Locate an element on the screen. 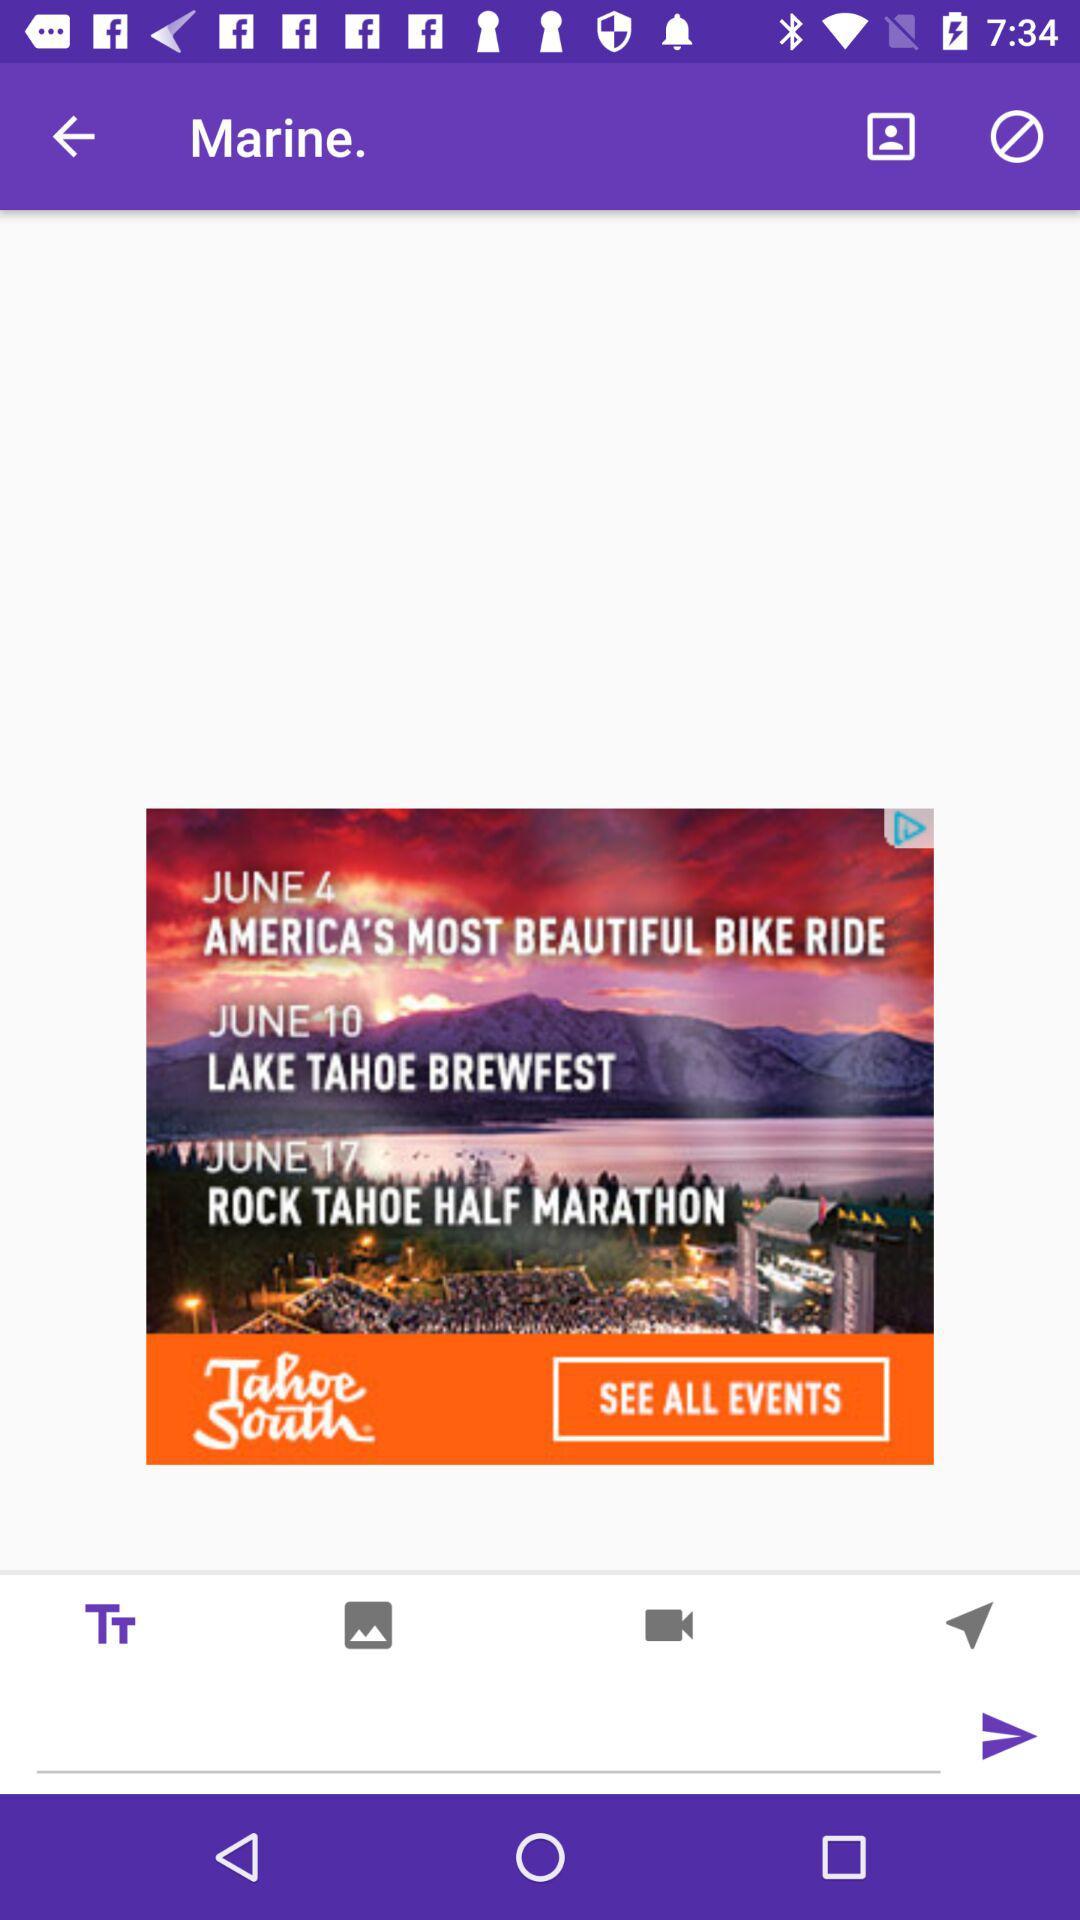 This screenshot has height=1920, width=1080. the videocam icon is located at coordinates (668, 1625).